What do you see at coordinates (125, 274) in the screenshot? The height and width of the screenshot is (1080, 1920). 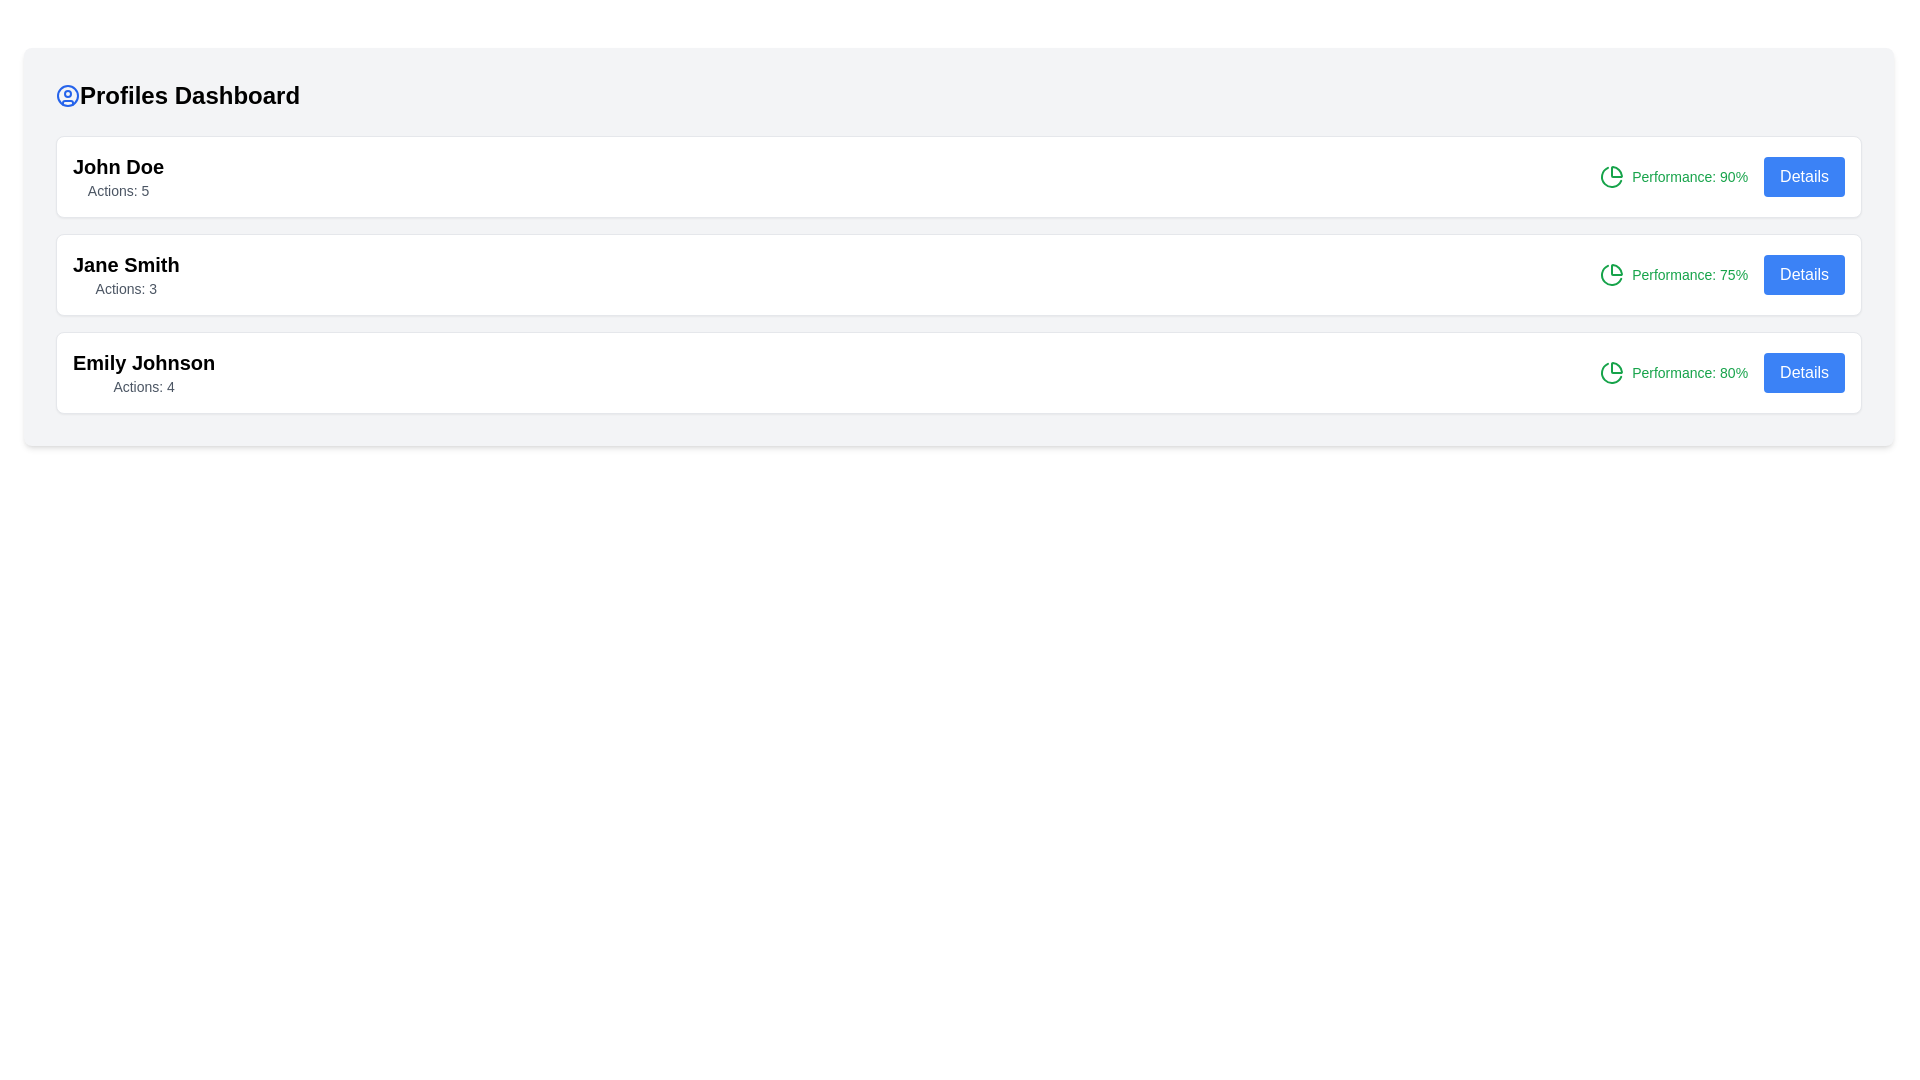 I see `the Text label displaying 'Jane Smith' and 'Actions: 3' in the second row of the Profiles Dashboard` at bounding box center [125, 274].